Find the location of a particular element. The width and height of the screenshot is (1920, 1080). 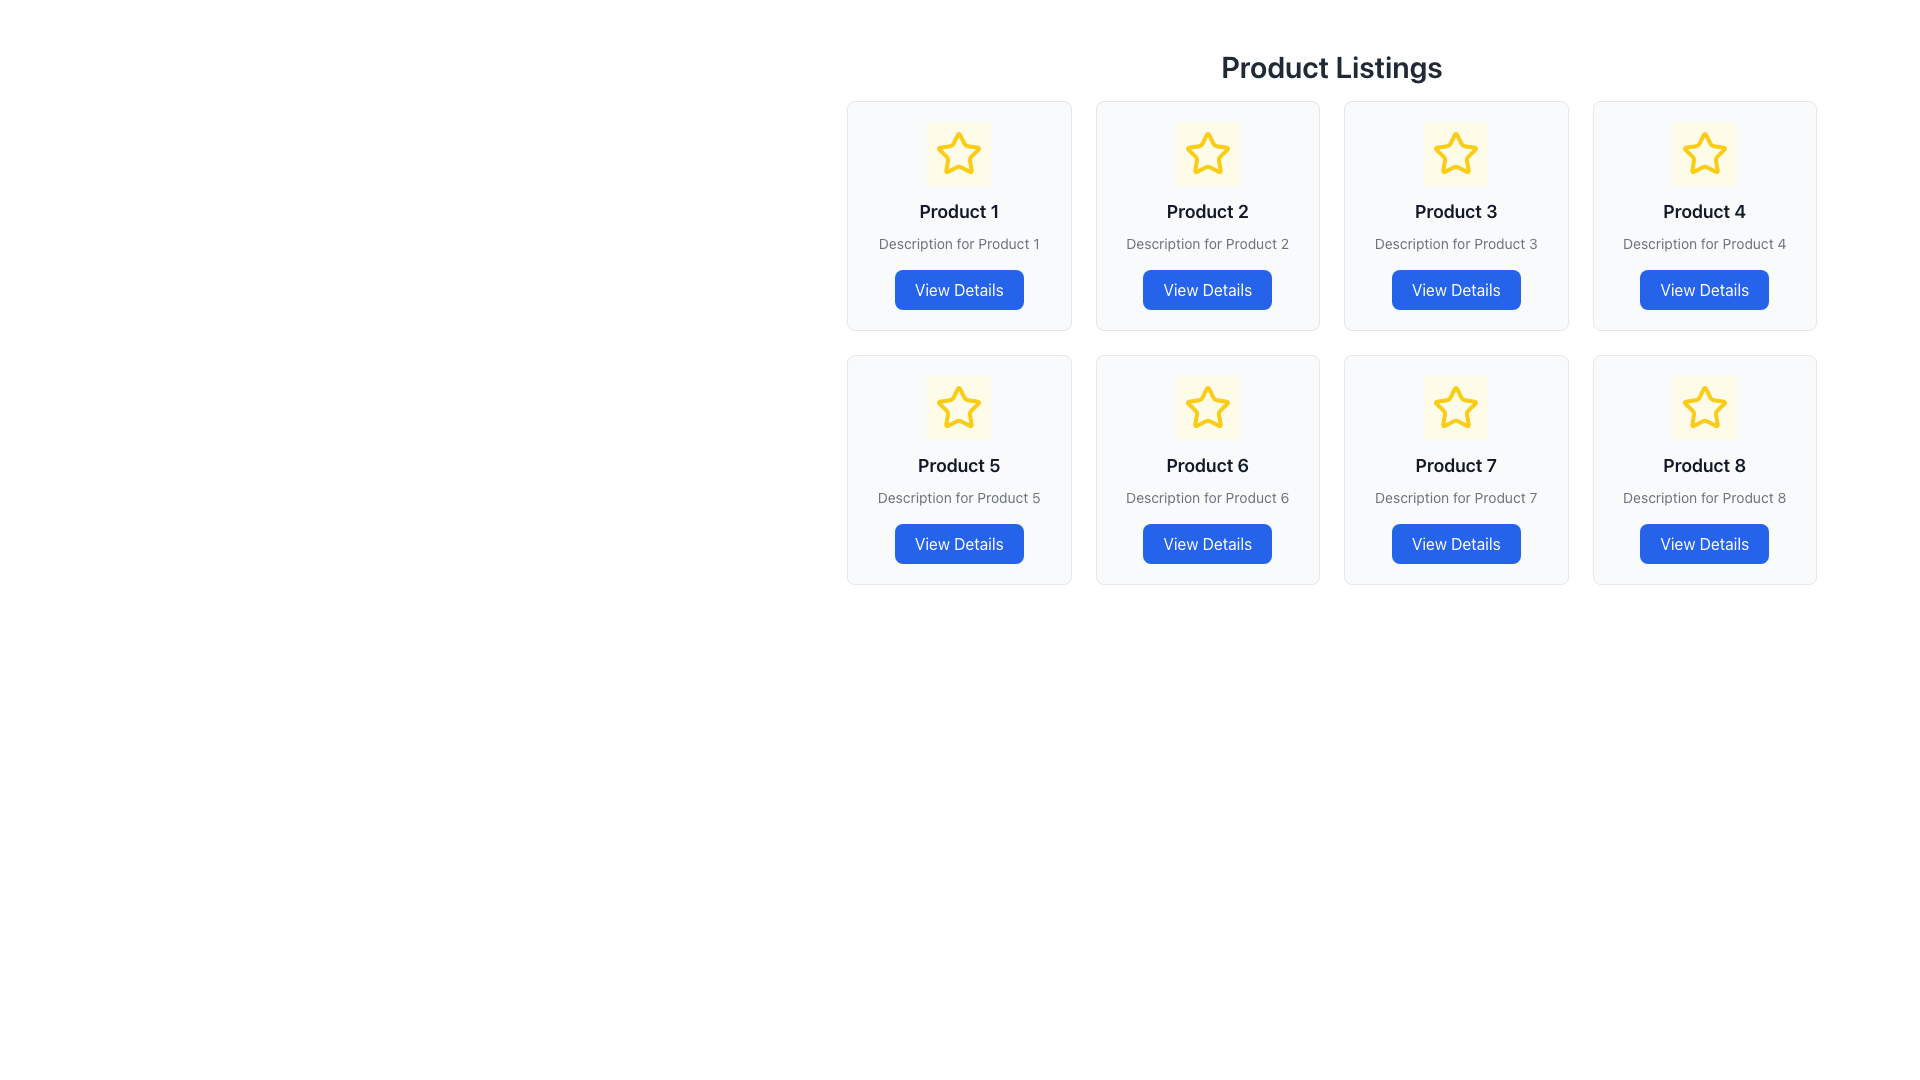

the star icon located at the top-center of the 'Product 8' card is located at coordinates (1703, 407).